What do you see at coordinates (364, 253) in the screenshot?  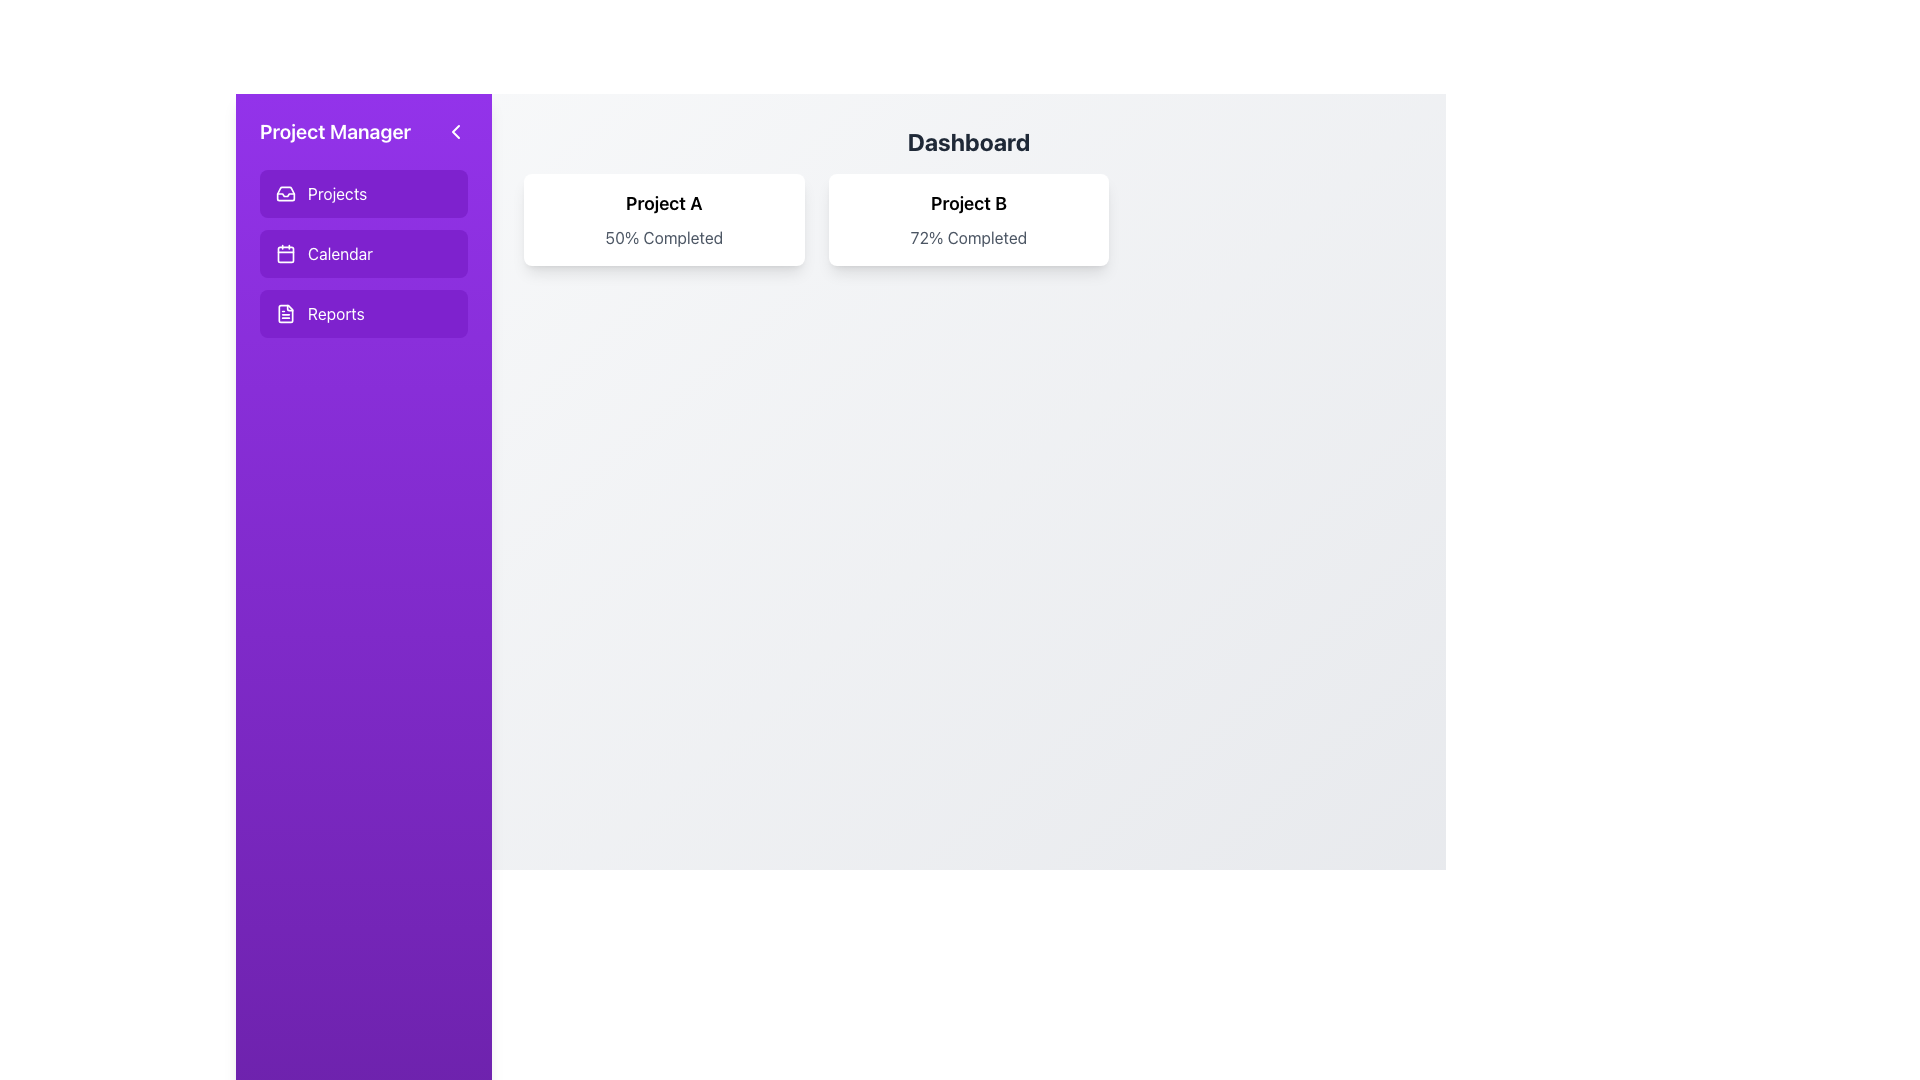 I see `the 'Calendar' button located in the left sidebar under the 'Project Manager' section` at bounding box center [364, 253].